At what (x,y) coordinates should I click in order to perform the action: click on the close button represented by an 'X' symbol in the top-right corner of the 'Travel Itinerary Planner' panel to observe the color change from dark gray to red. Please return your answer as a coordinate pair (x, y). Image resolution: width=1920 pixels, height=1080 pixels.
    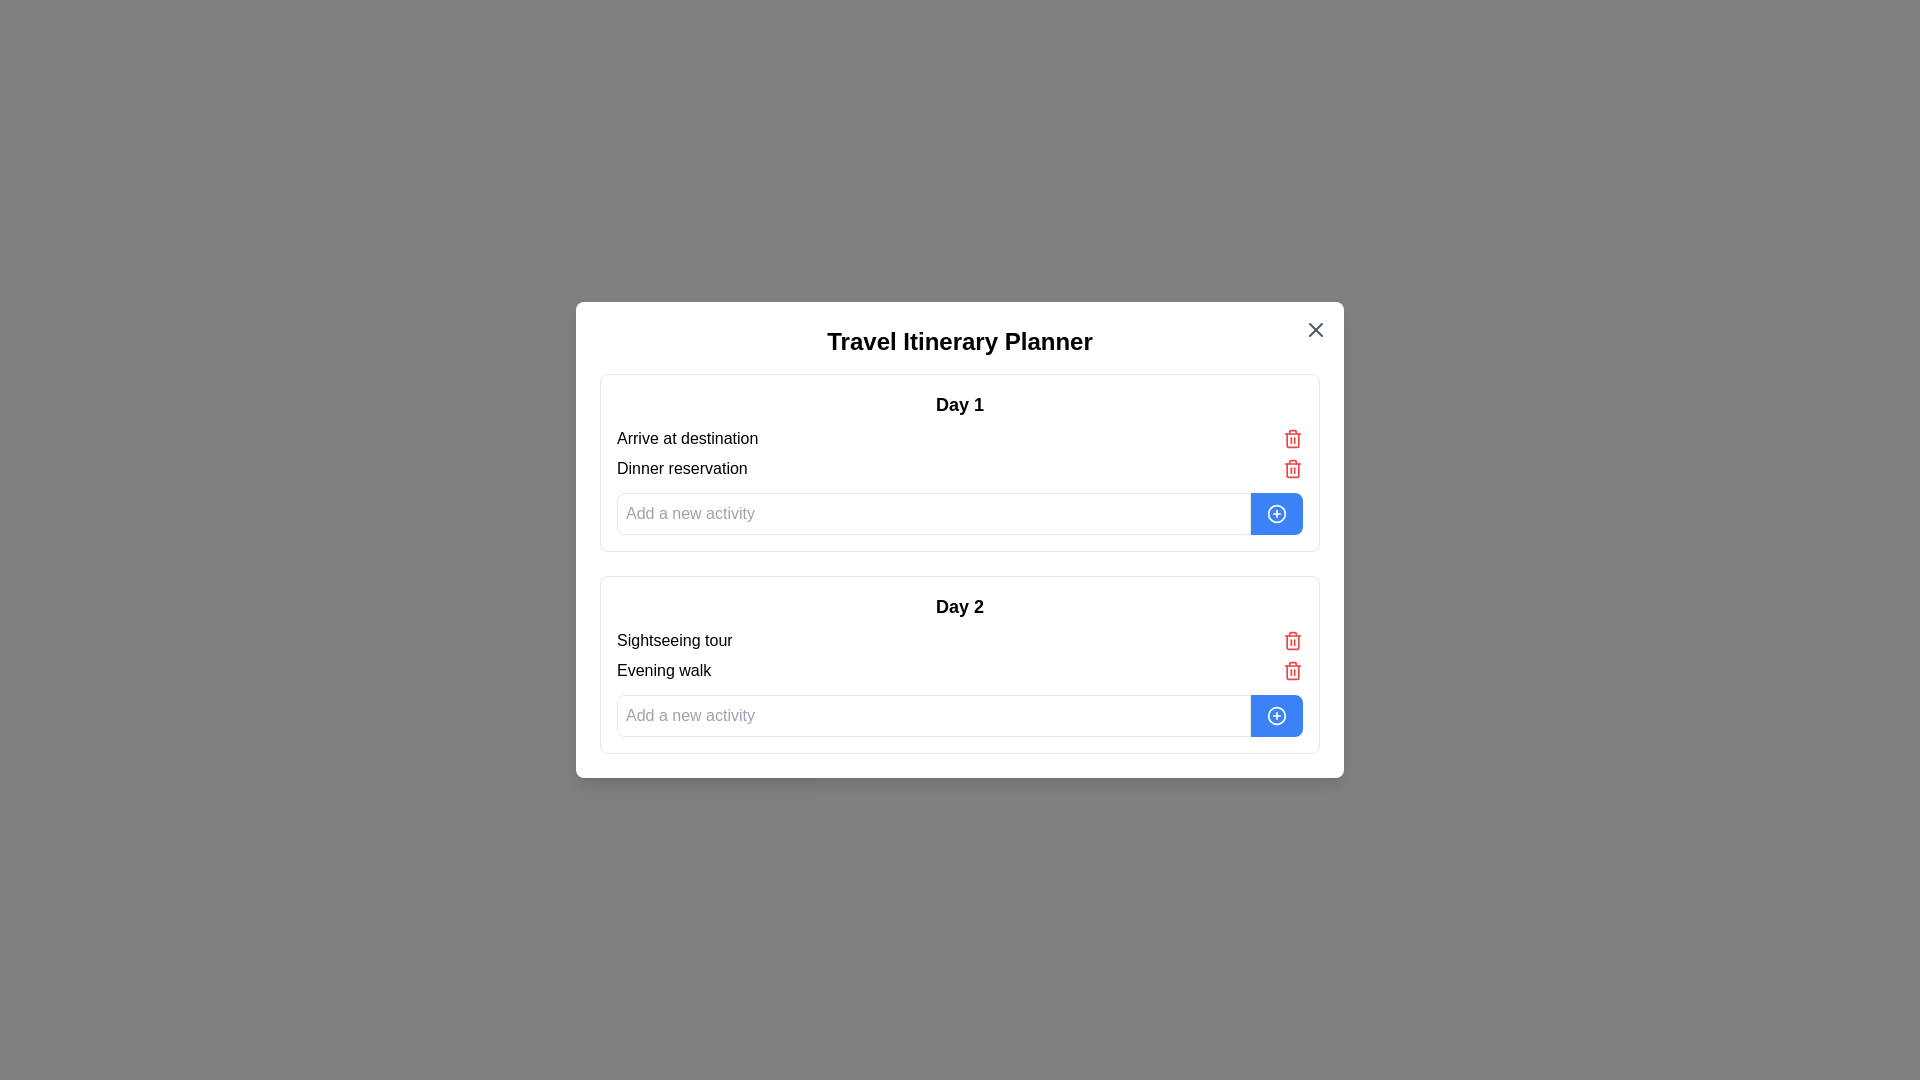
    Looking at the image, I should click on (1315, 329).